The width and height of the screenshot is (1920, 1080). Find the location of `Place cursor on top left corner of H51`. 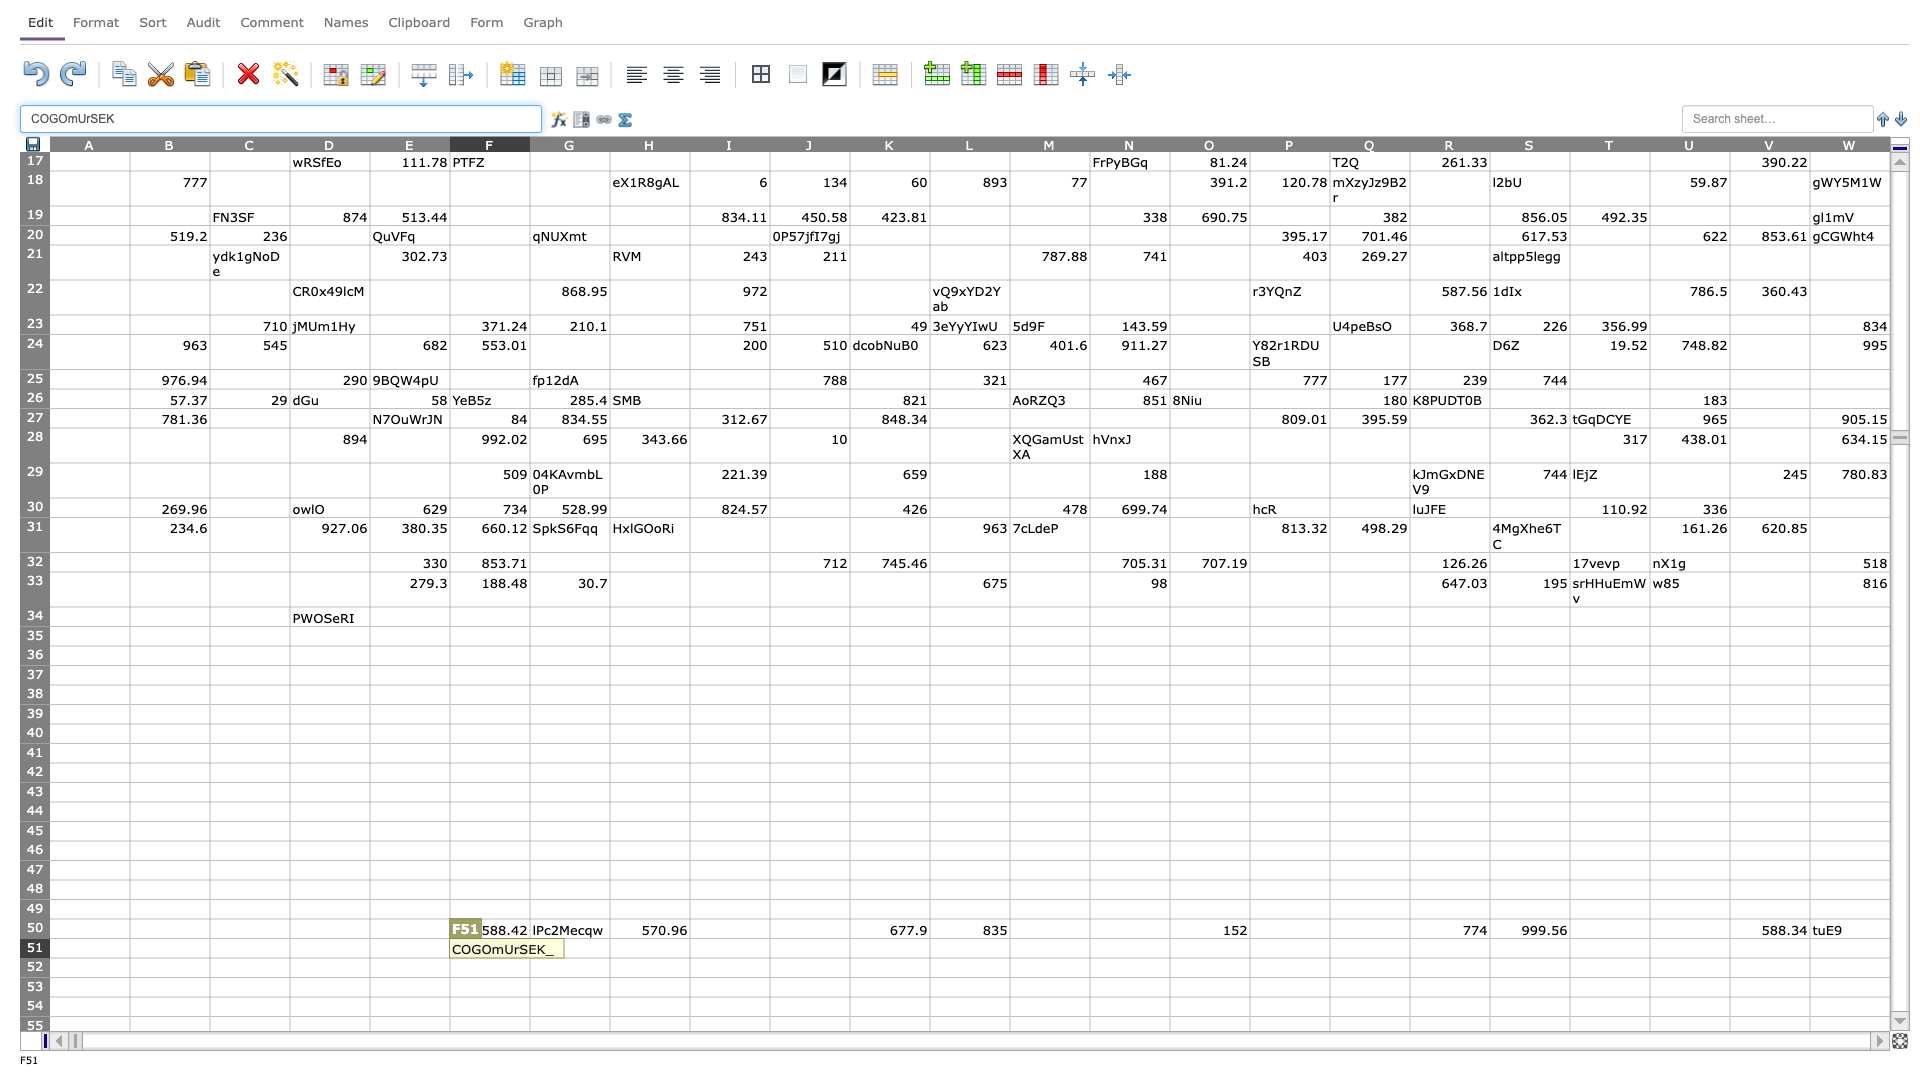

Place cursor on top left corner of H51 is located at coordinates (608, 938).